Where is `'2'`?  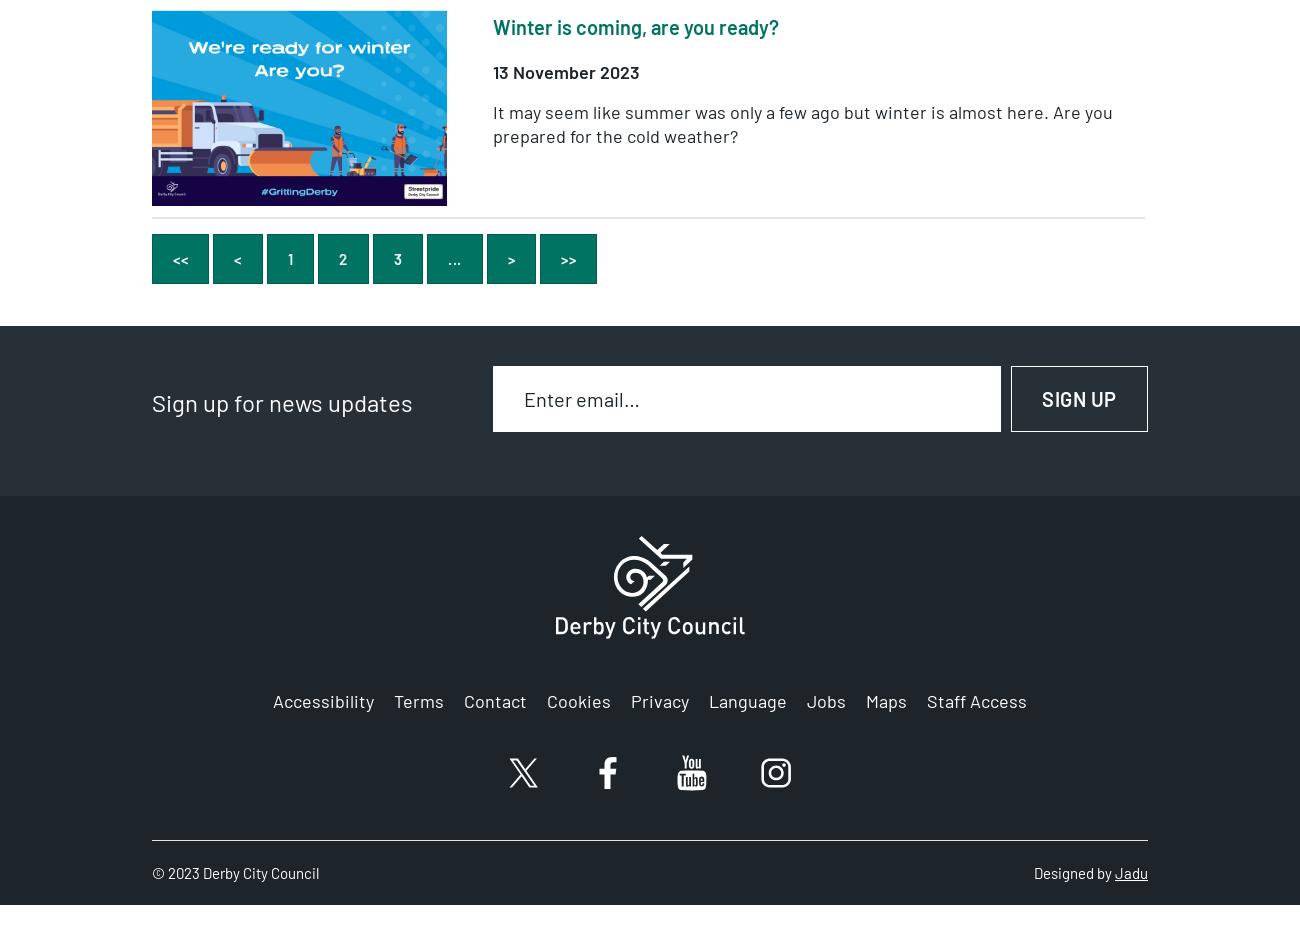
'2' is located at coordinates (341, 259).